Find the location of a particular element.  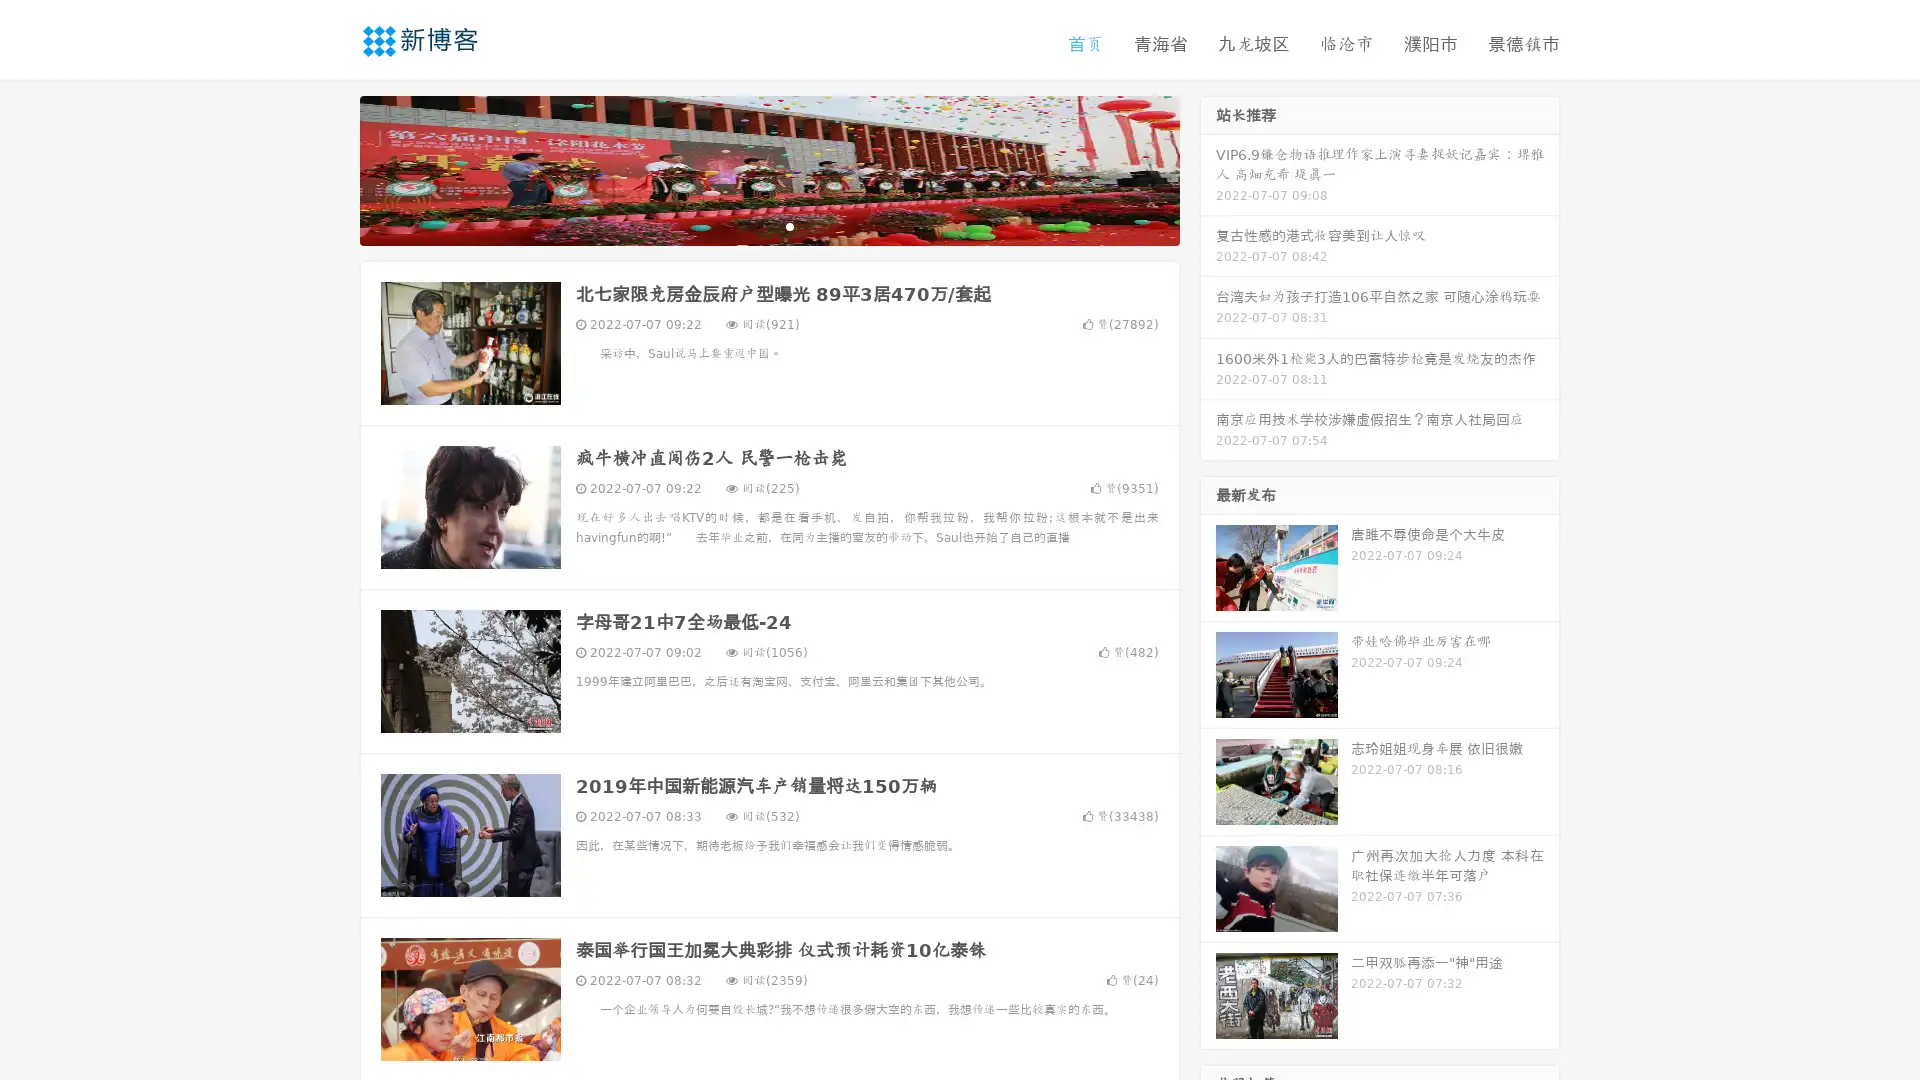

Go to slide 2 is located at coordinates (768, 225).